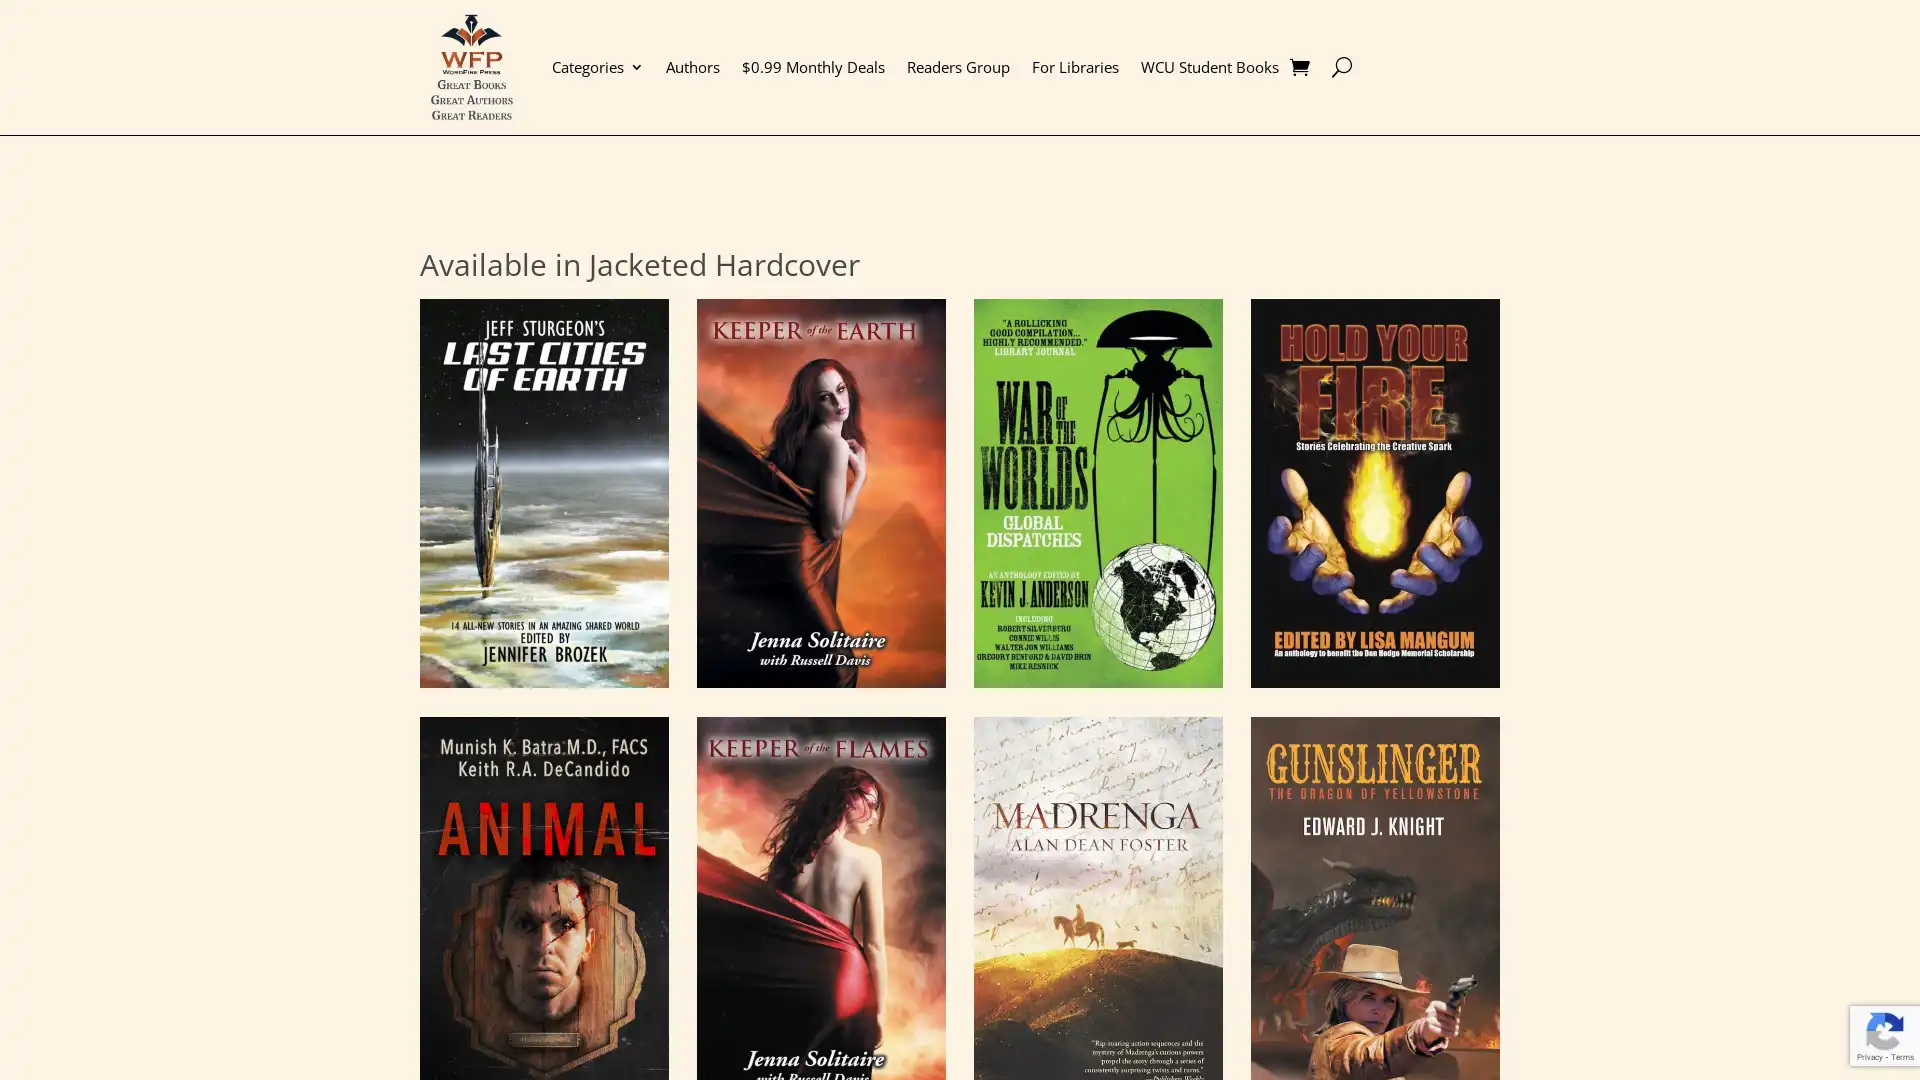 The height and width of the screenshot is (1080, 1920). What do you see at coordinates (1340, 65) in the screenshot?
I see `U` at bounding box center [1340, 65].